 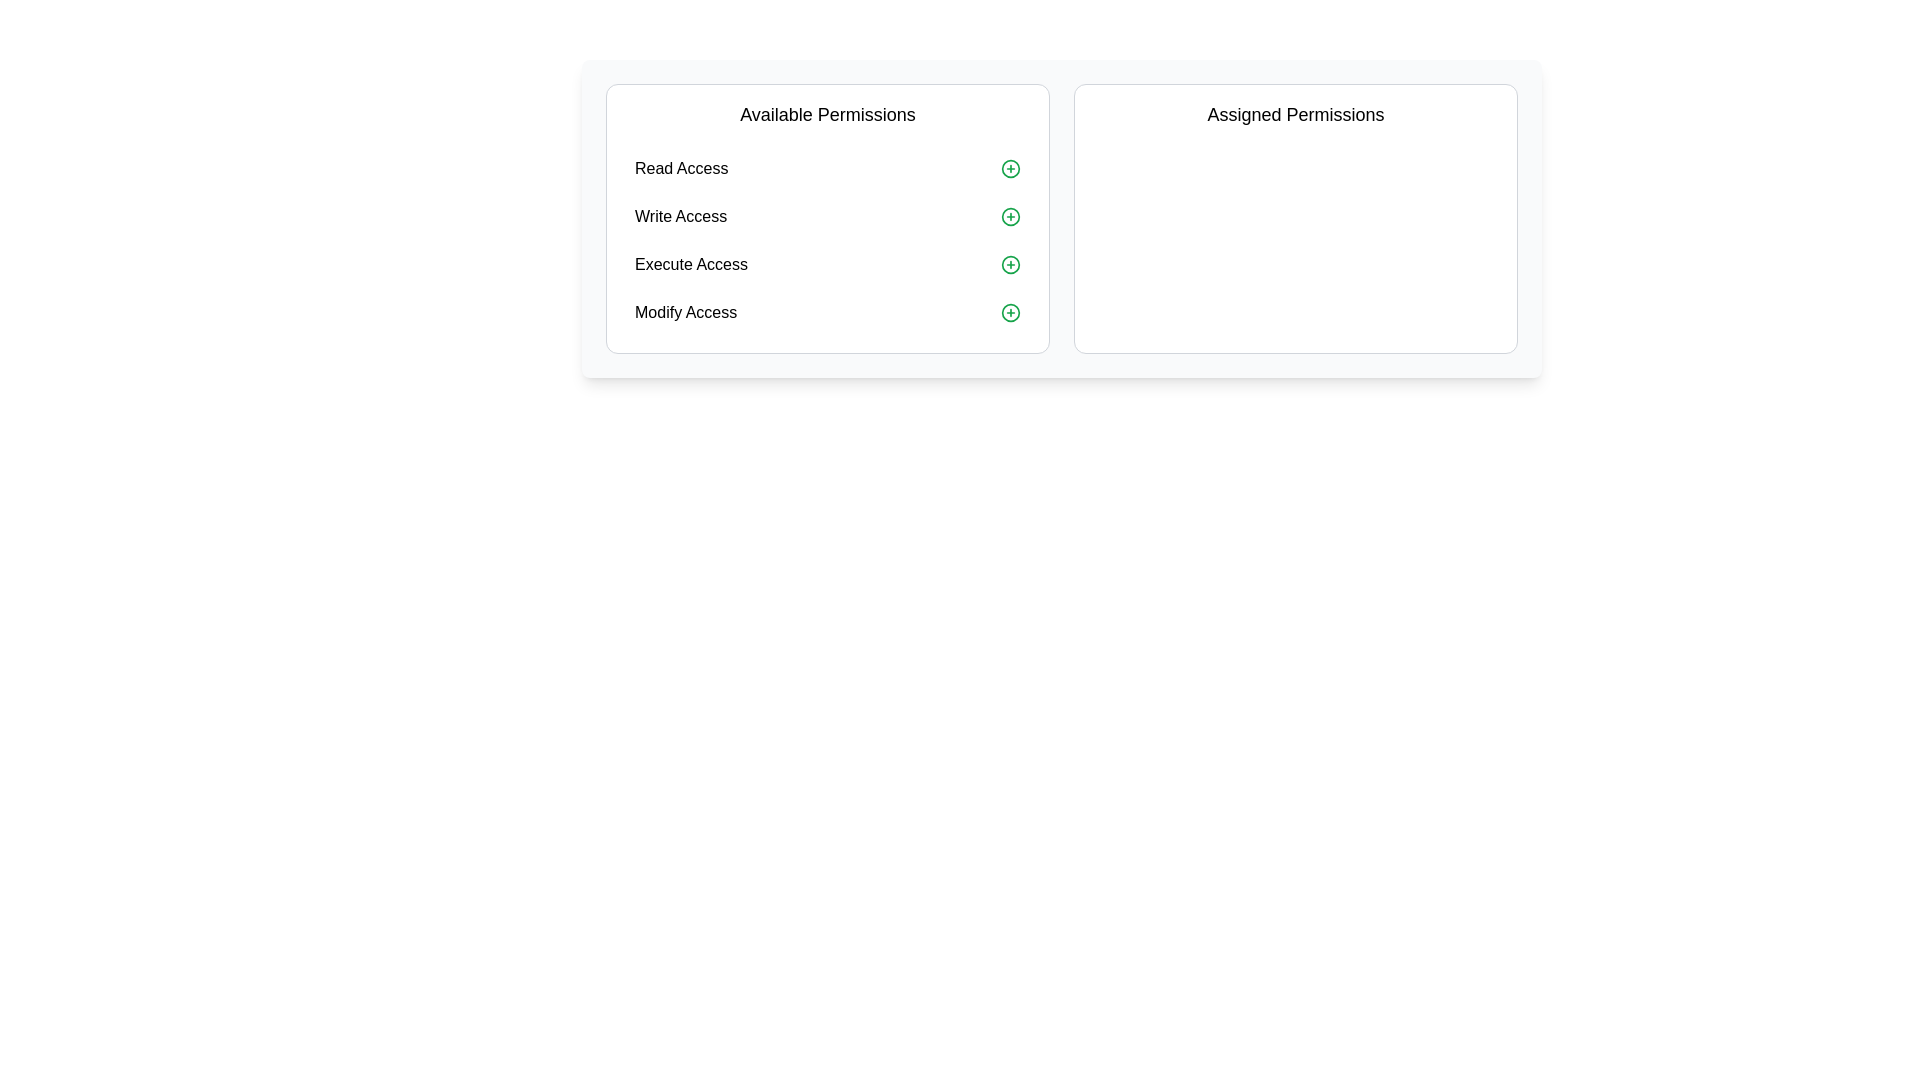 I want to click on '+' icon next to the permission labeled 'Read Access' in the 'Available Permissions' list, so click(x=1011, y=168).